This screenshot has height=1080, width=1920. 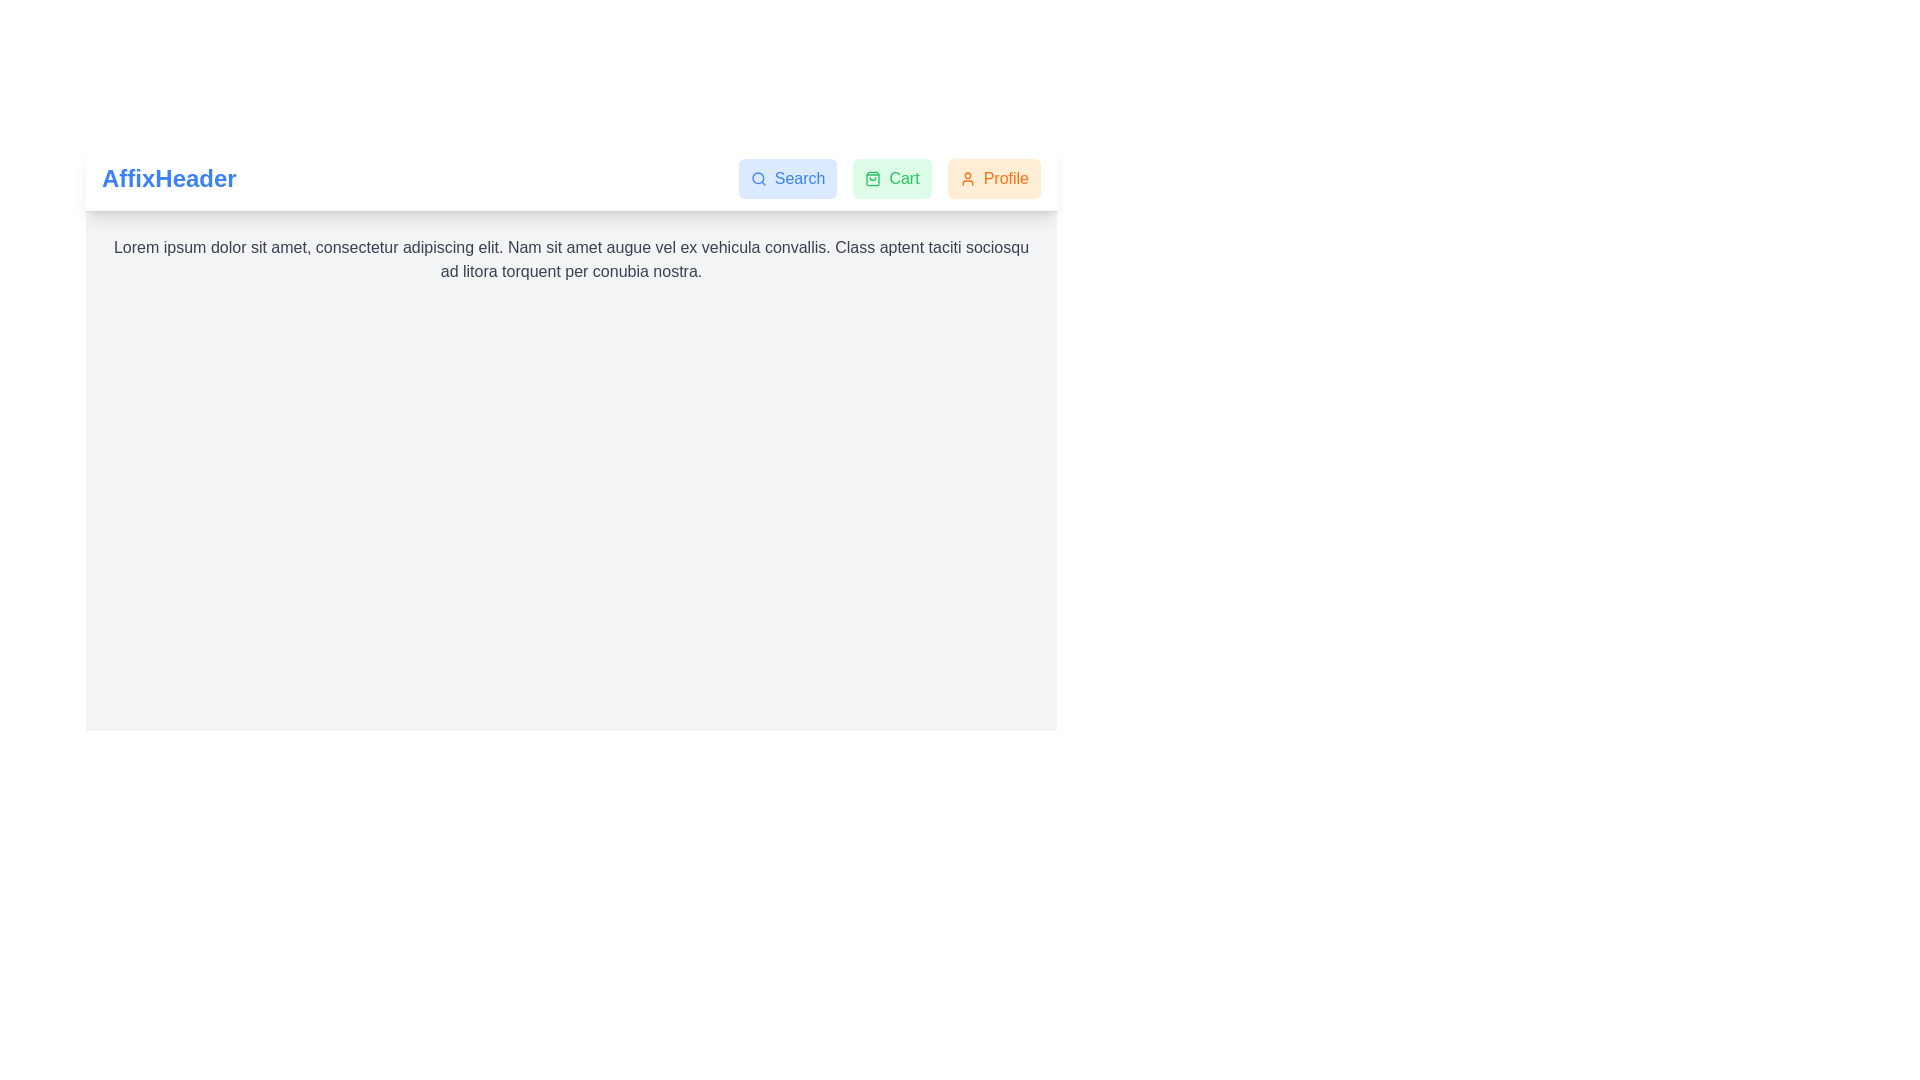 I want to click on the circular body of the magnifying glass icon, which represents the search functionality in the navigation header, so click(x=757, y=177).